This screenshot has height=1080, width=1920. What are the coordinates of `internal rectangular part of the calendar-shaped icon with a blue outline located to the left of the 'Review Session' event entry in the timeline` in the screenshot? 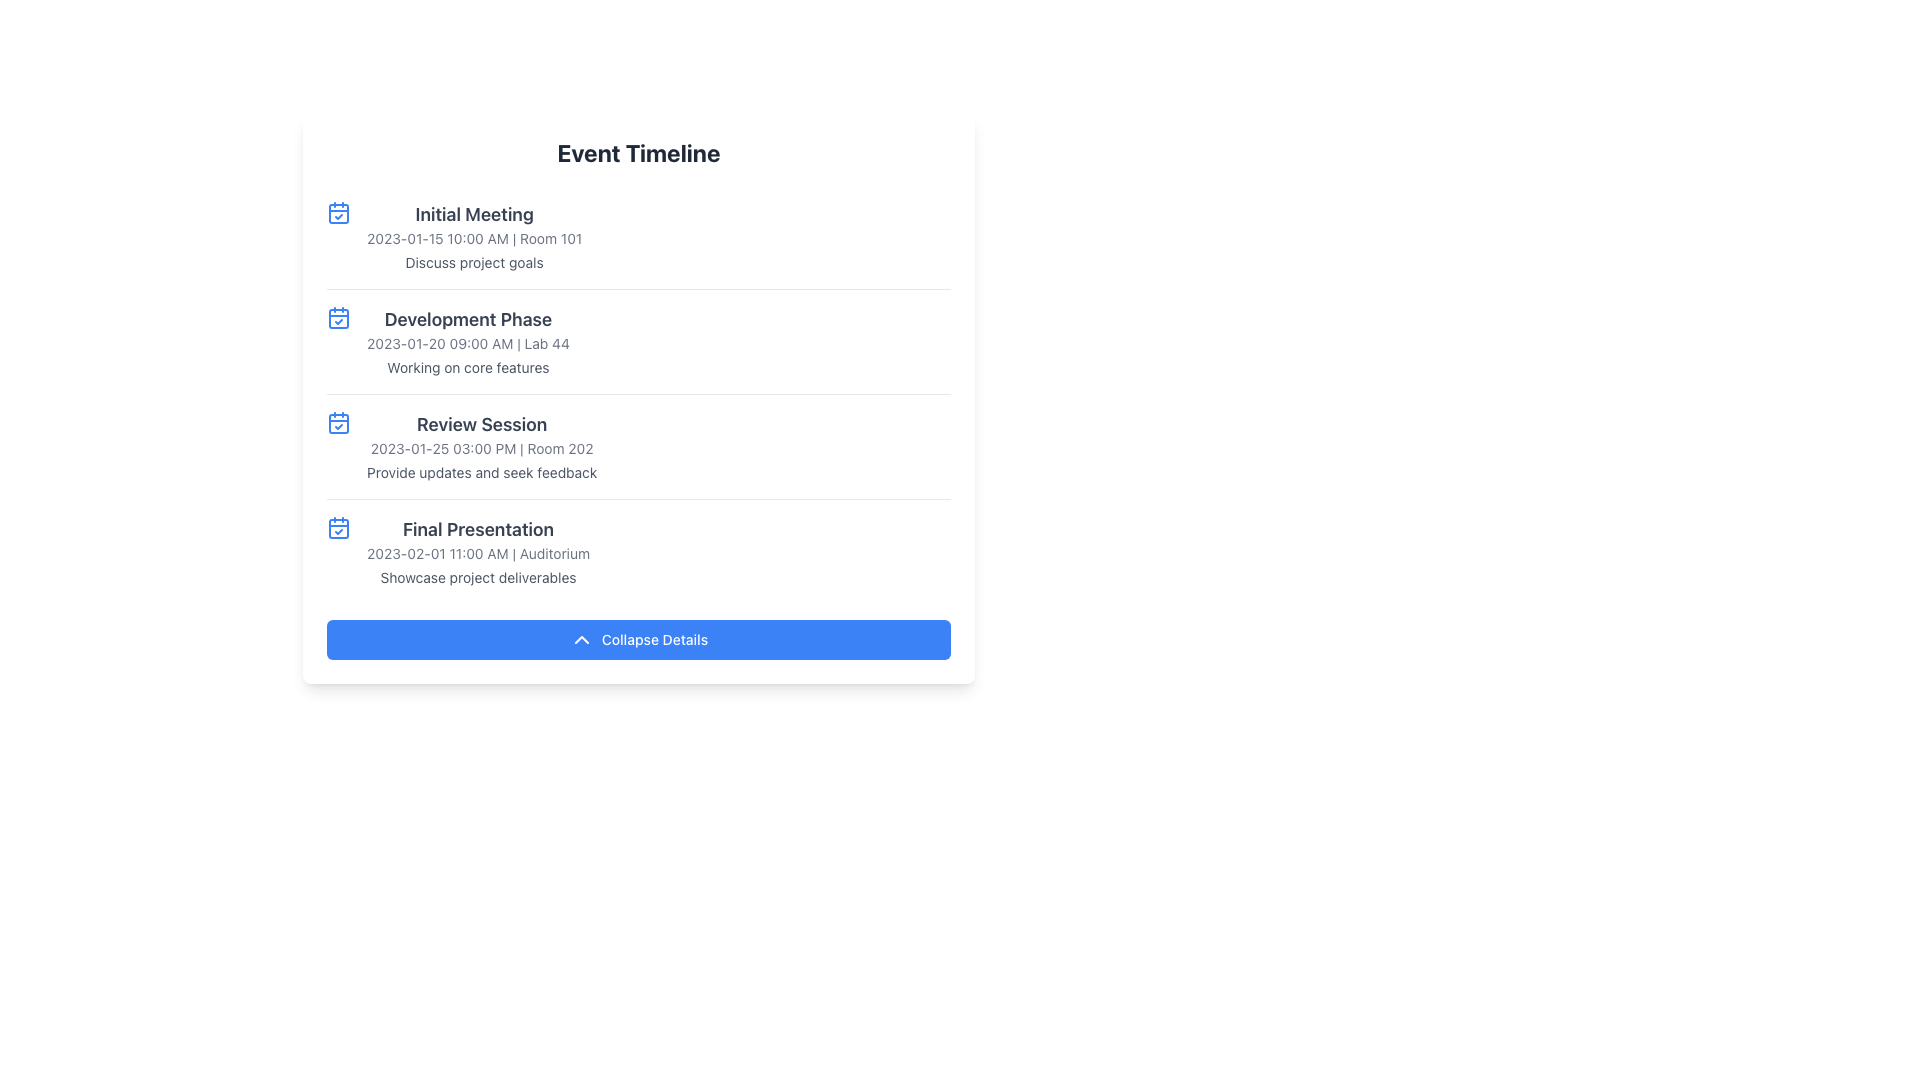 It's located at (339, 423).